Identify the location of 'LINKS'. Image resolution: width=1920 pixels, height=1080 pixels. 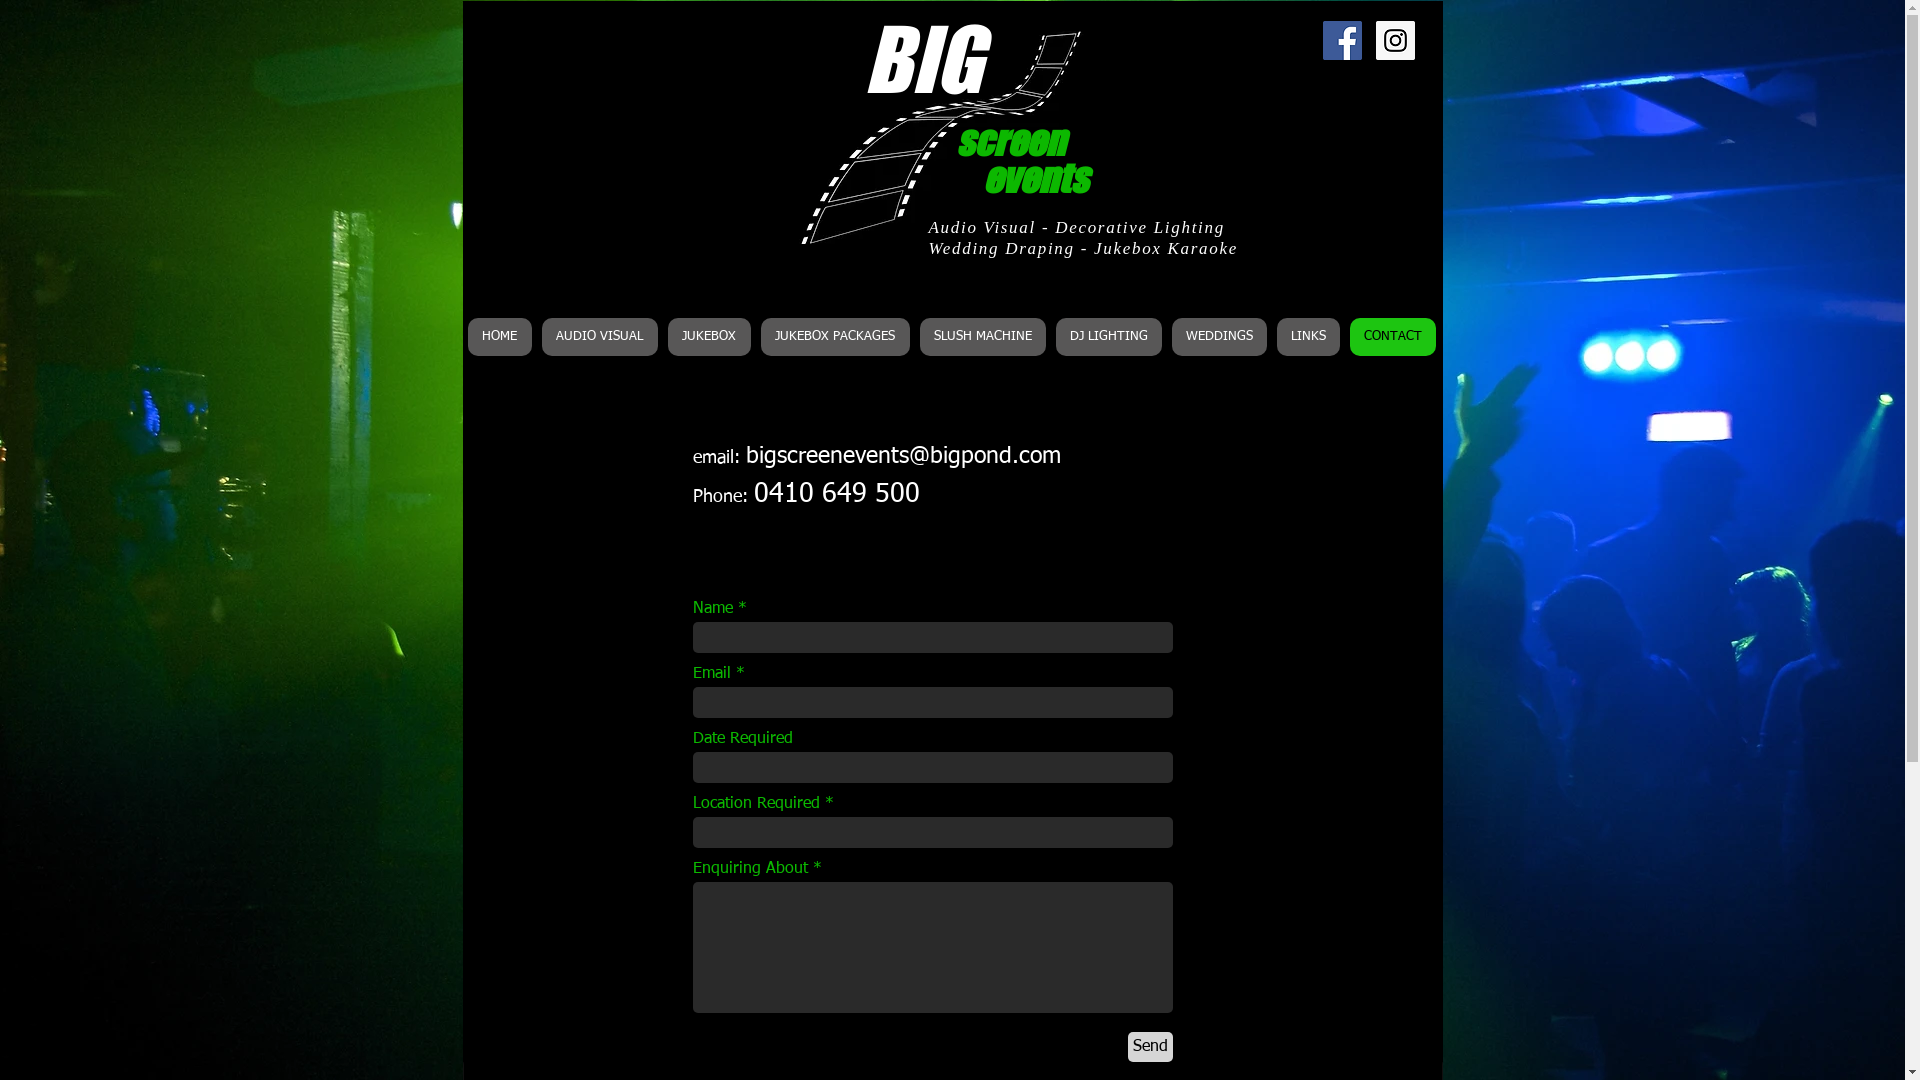
(1307, 335).